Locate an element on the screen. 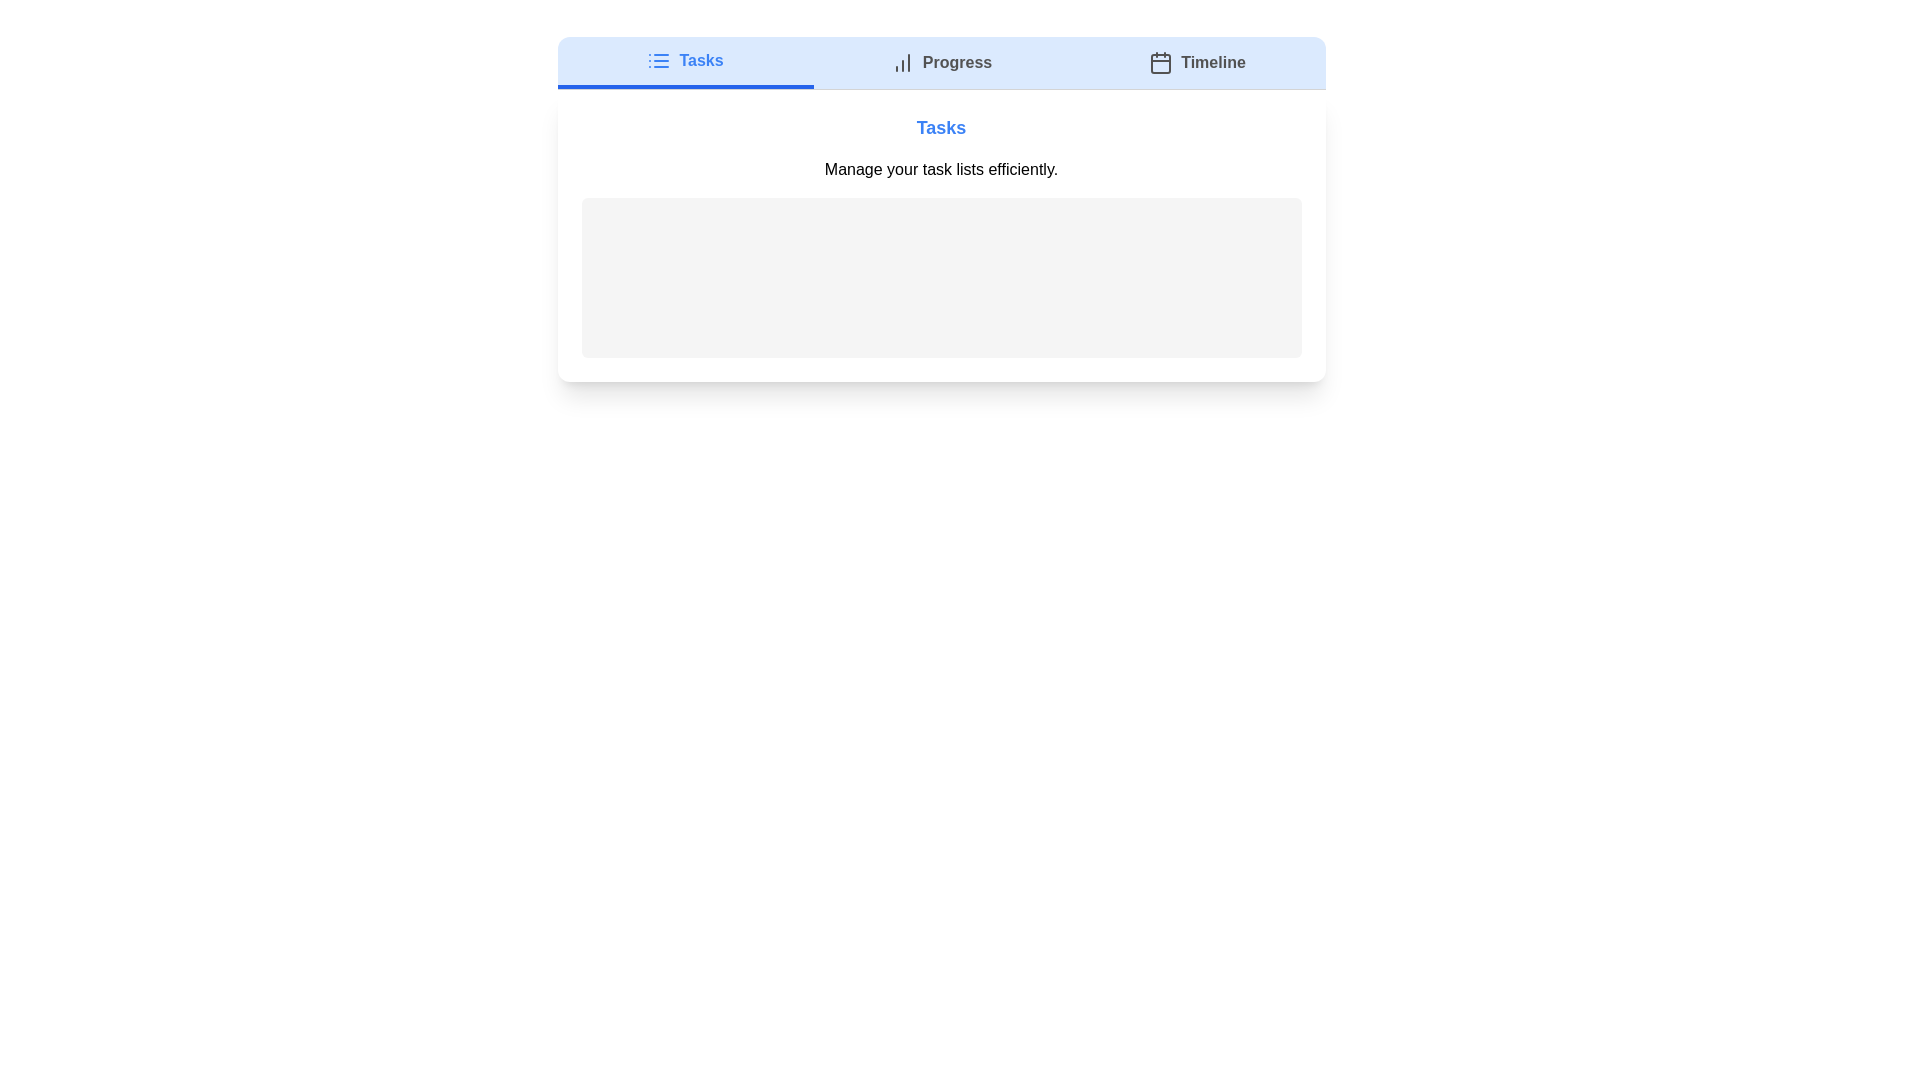  the 'Progress' tab in the navigation bar is located at coordinates (940, 61).